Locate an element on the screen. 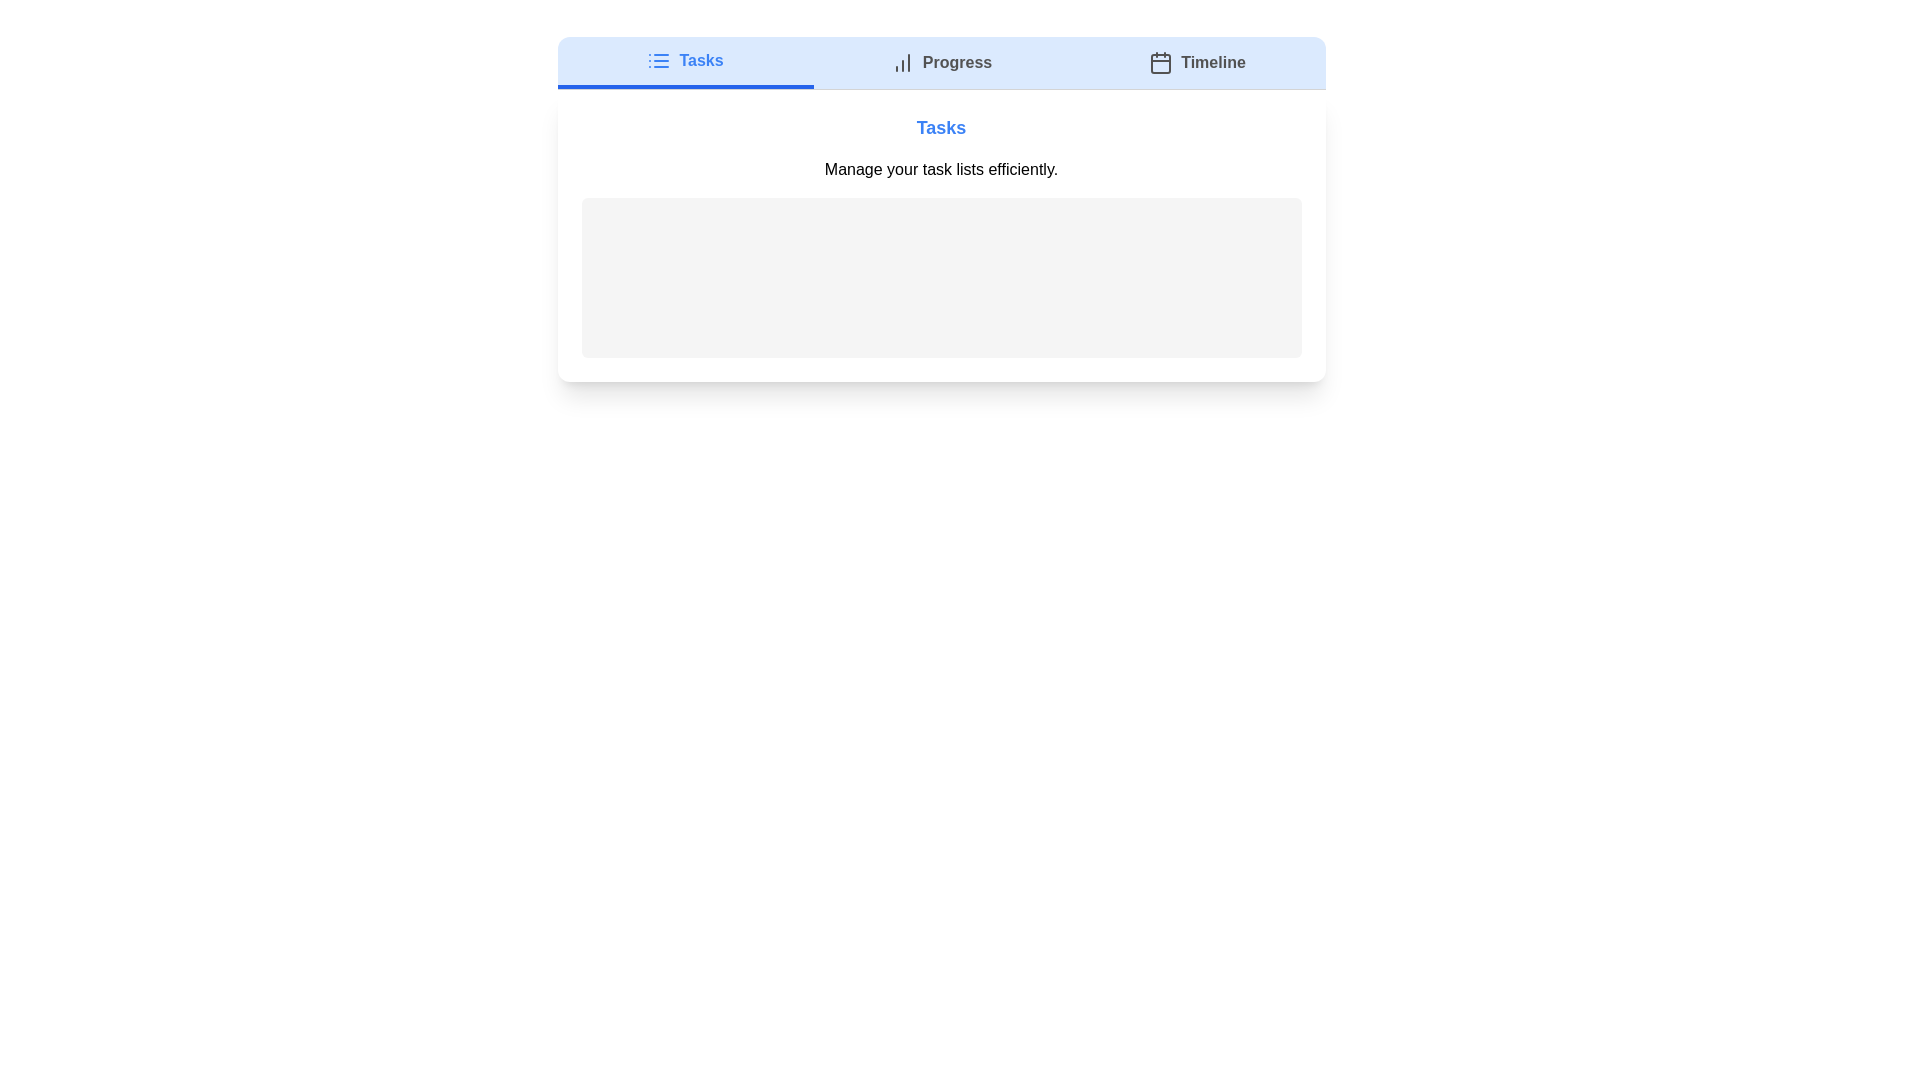  the 'Progress' tab in the navigation bar is located at coordinates (940, 61).